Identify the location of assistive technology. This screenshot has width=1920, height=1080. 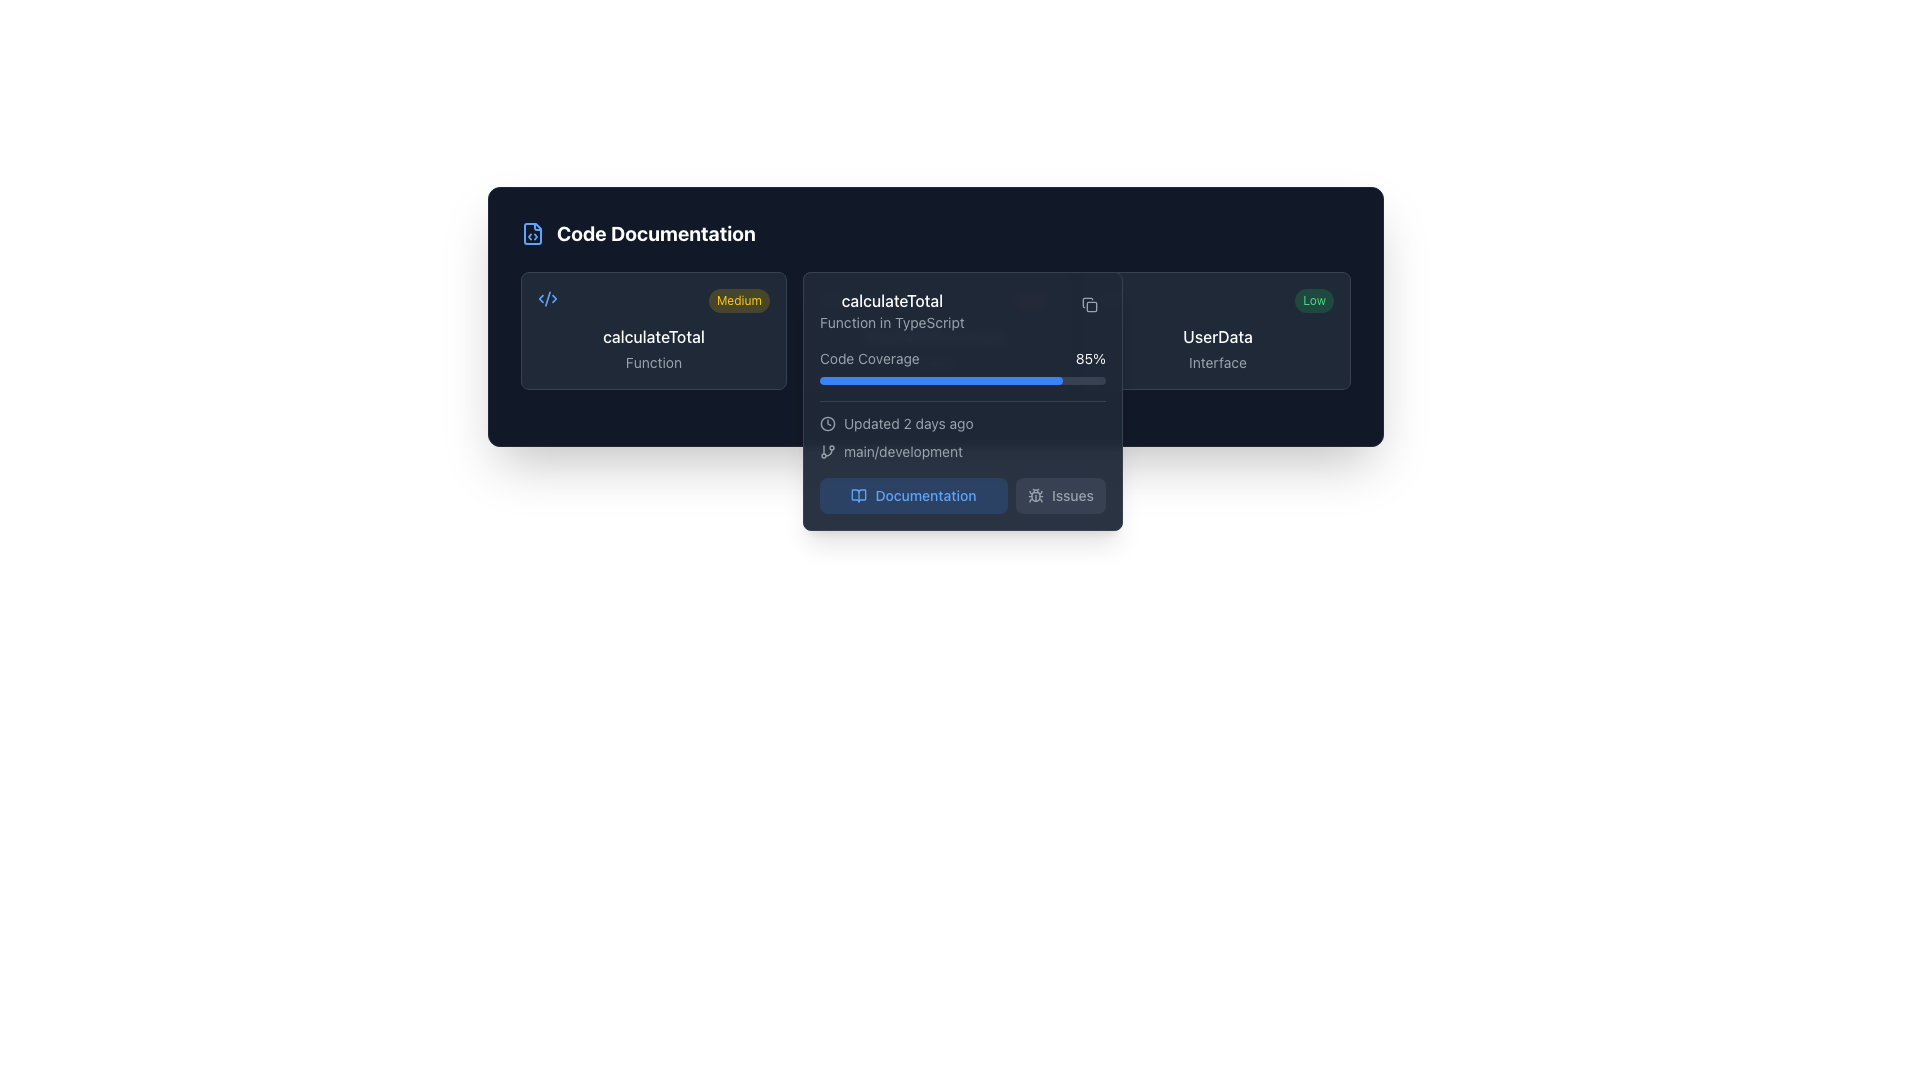
(532, 233).